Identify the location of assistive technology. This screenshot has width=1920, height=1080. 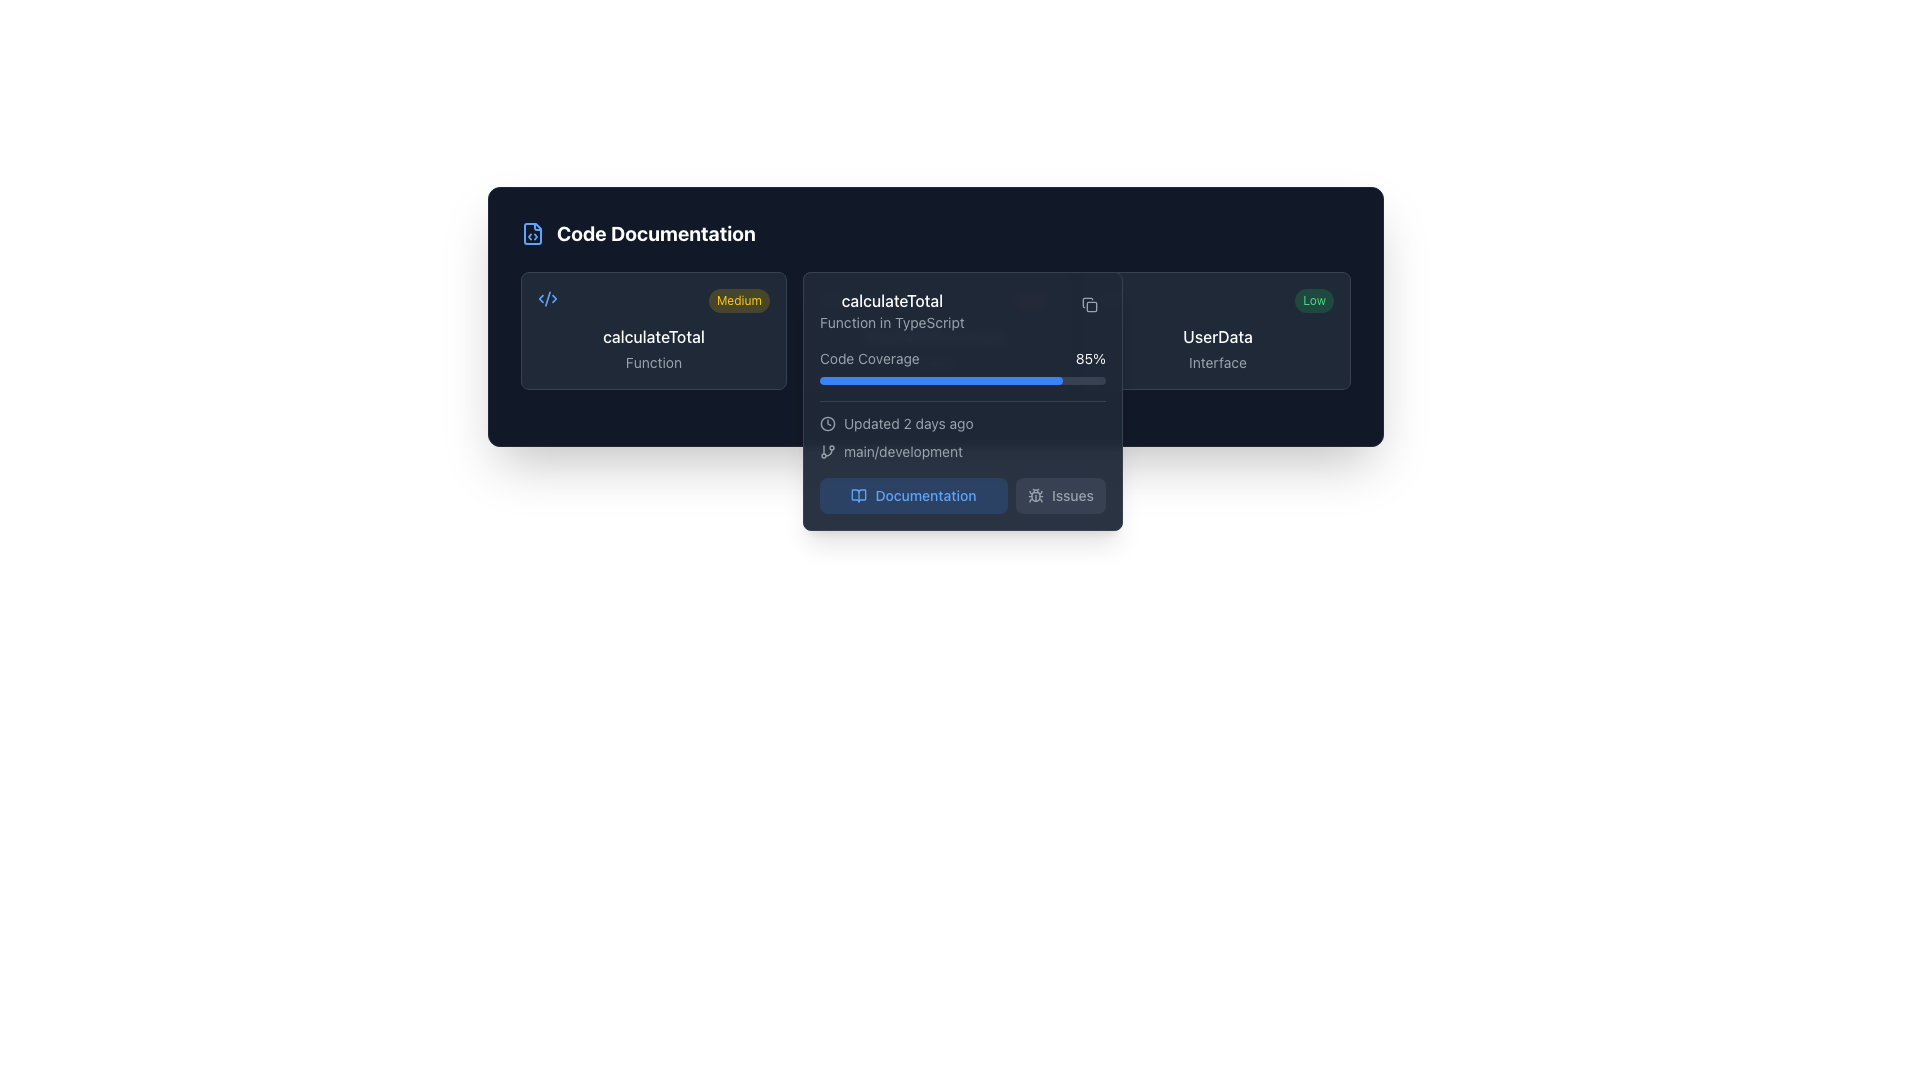
(532, 233).